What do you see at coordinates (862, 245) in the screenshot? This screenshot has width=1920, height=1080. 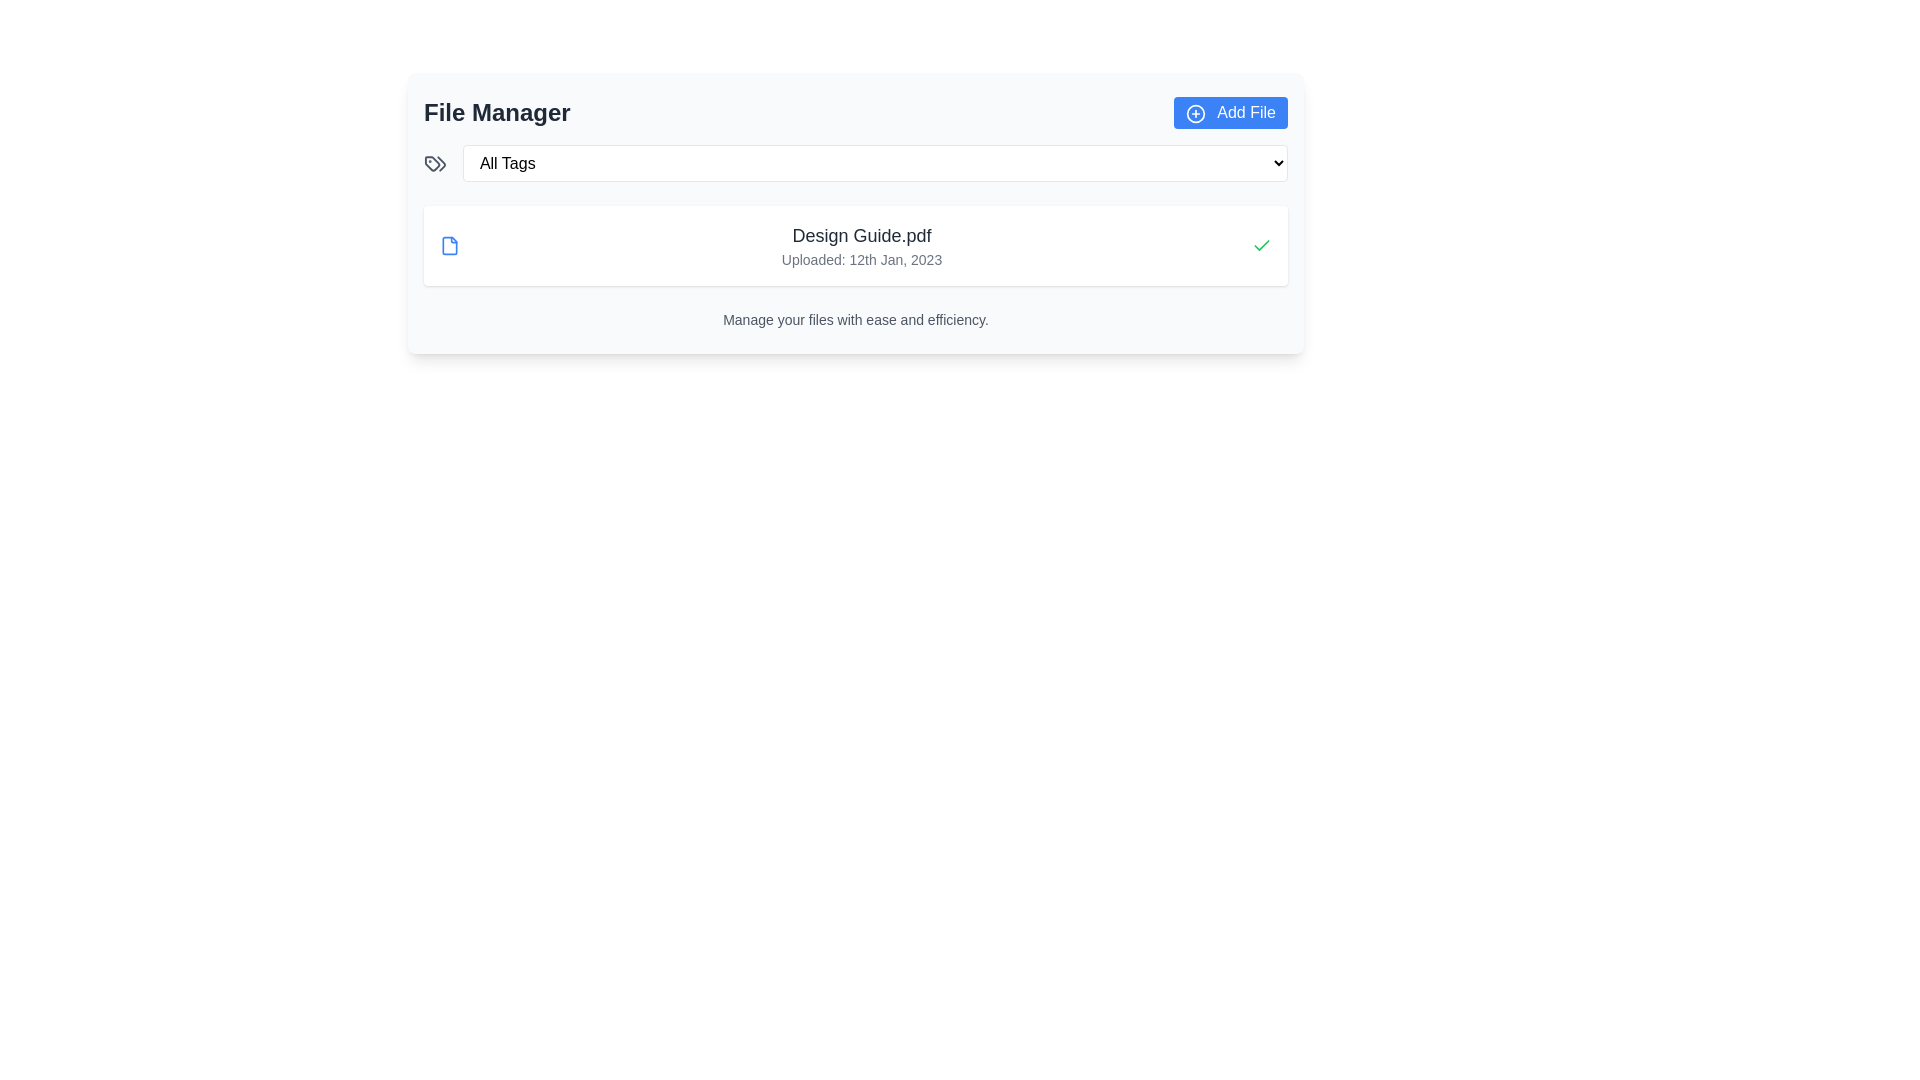 I see `title and subtitle of the file display labeled 'Design Guide.pdf' within the 'File Manager' interface, which is centrally positioned and includes additional metadata such as the upload date` at bounding box center [862, 245].